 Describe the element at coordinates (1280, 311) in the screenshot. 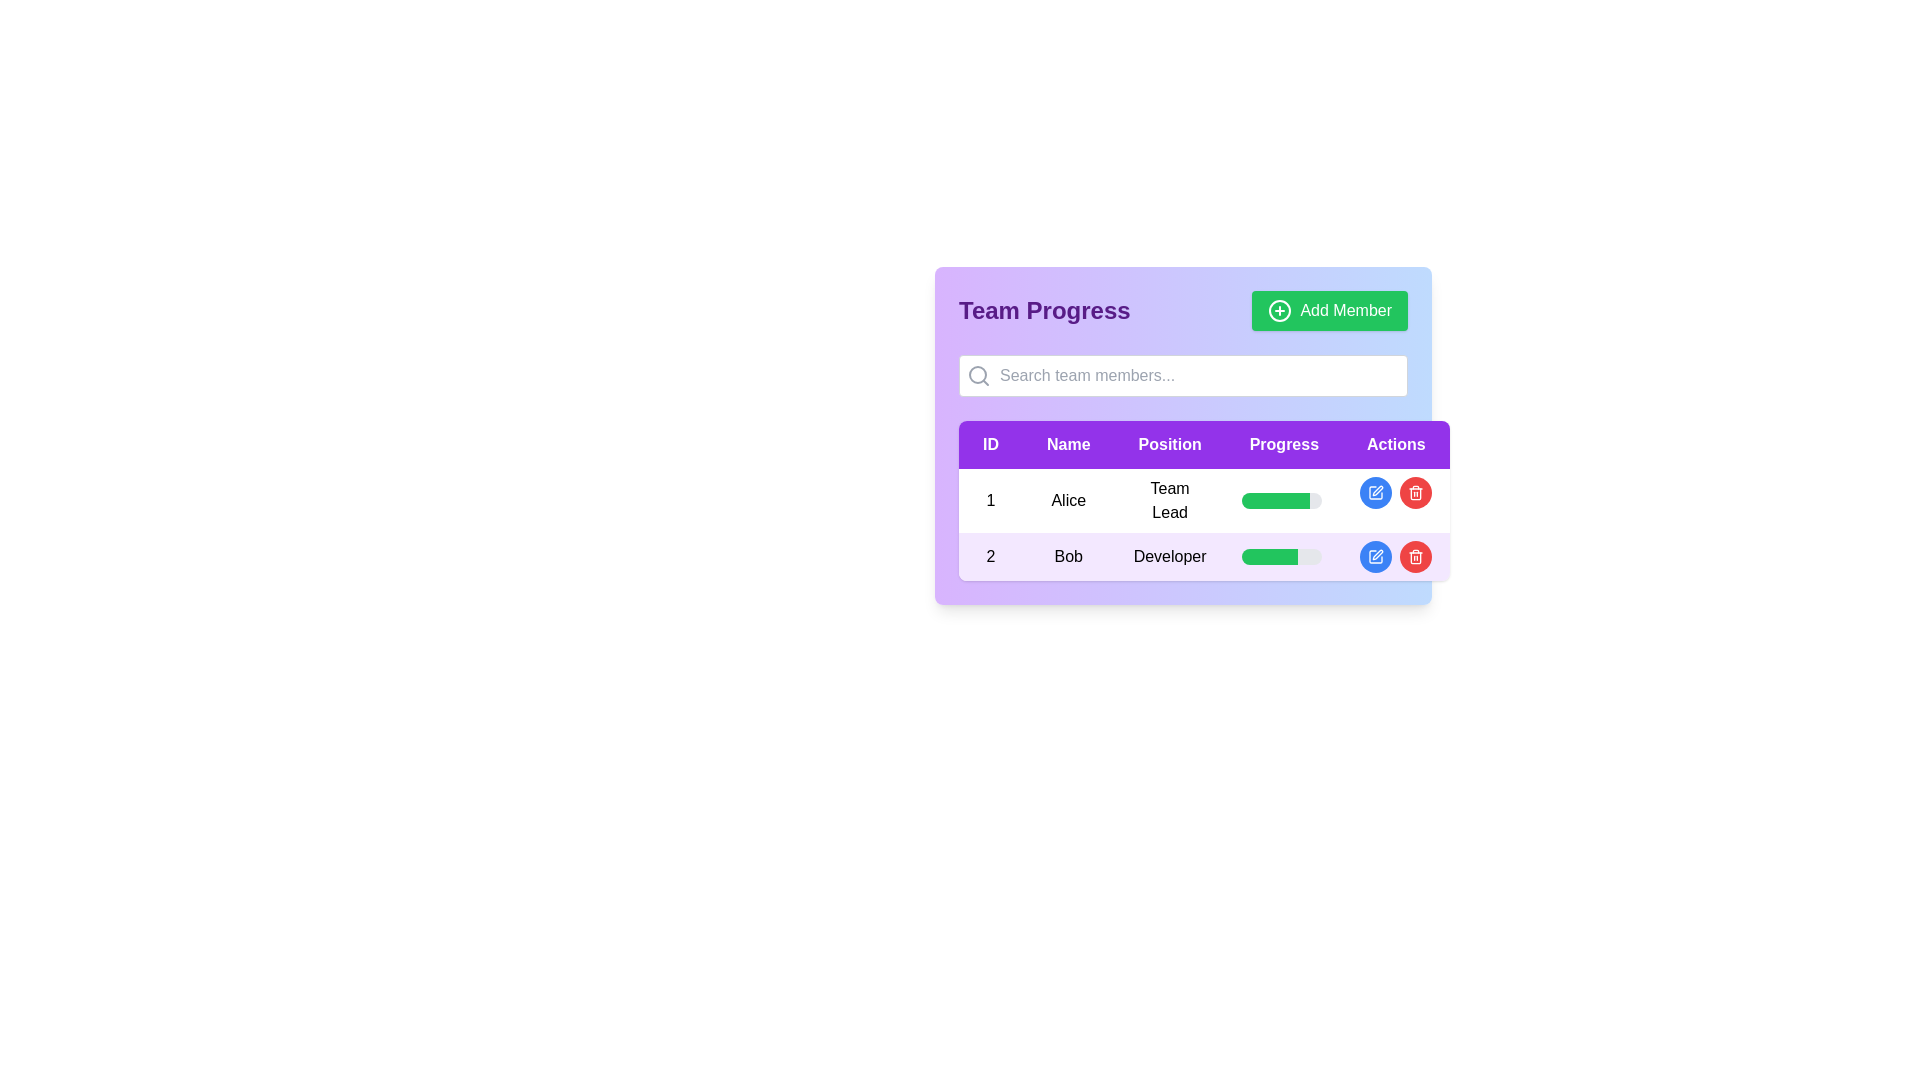

I see `the circular green icon with a white border and cross, located within the 'Add Member' button in the top-right section of the interface` at that location.